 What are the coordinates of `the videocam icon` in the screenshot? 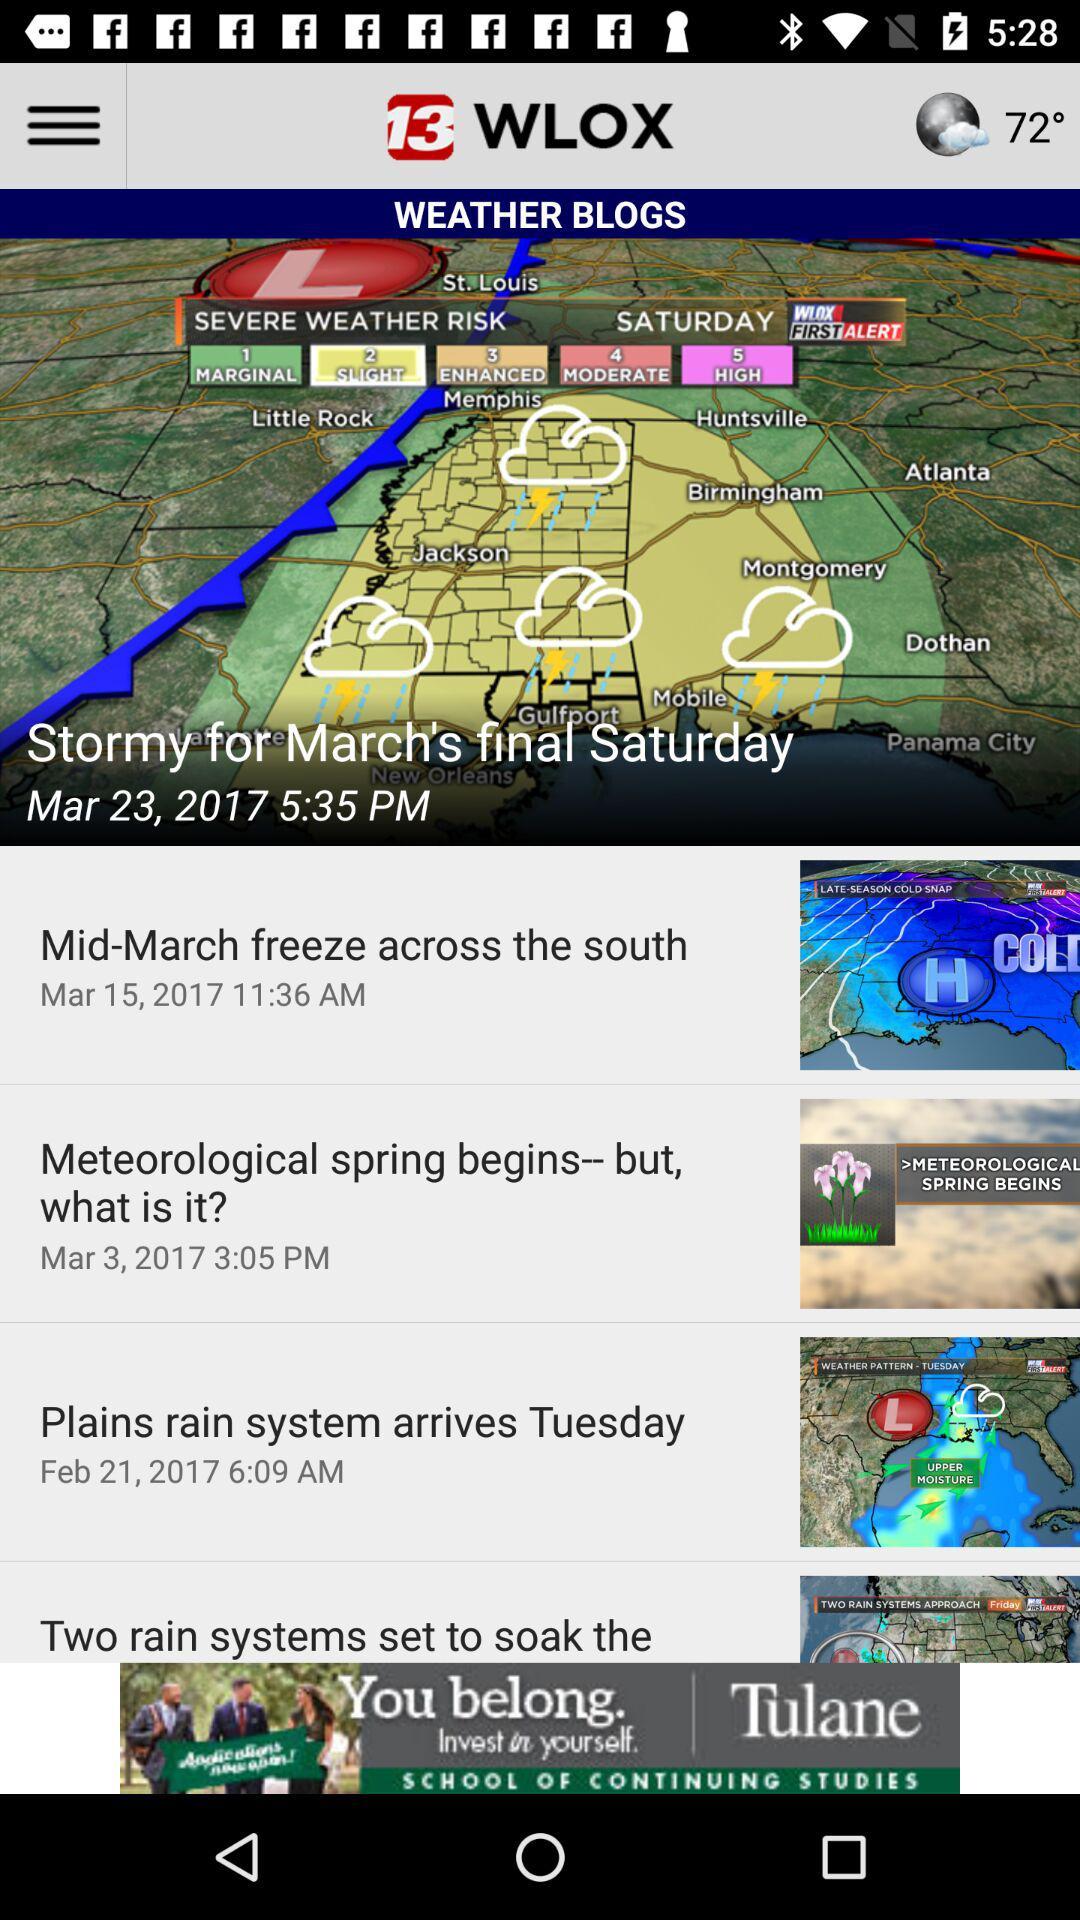 It's located at (470, 124).